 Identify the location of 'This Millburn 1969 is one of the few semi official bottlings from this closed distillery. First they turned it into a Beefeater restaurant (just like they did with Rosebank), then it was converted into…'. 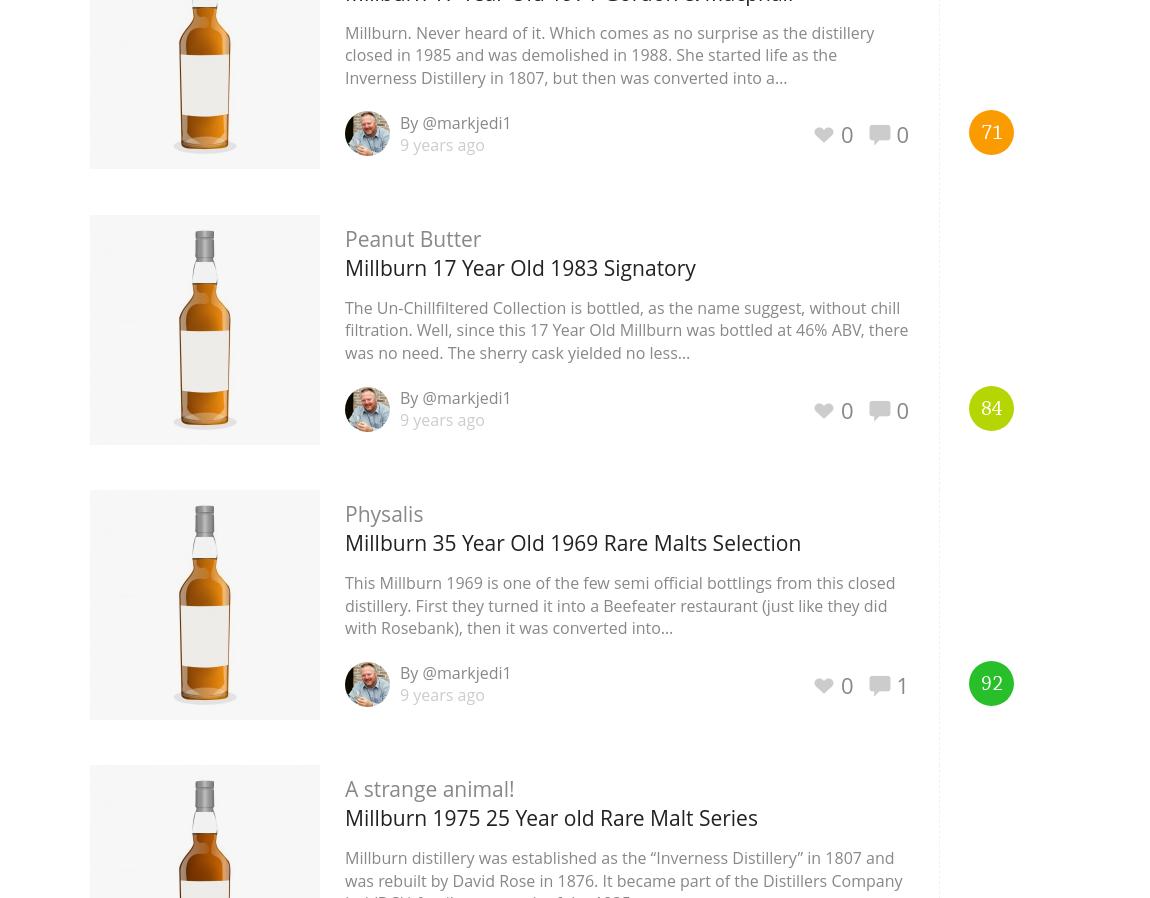
(618, 604).